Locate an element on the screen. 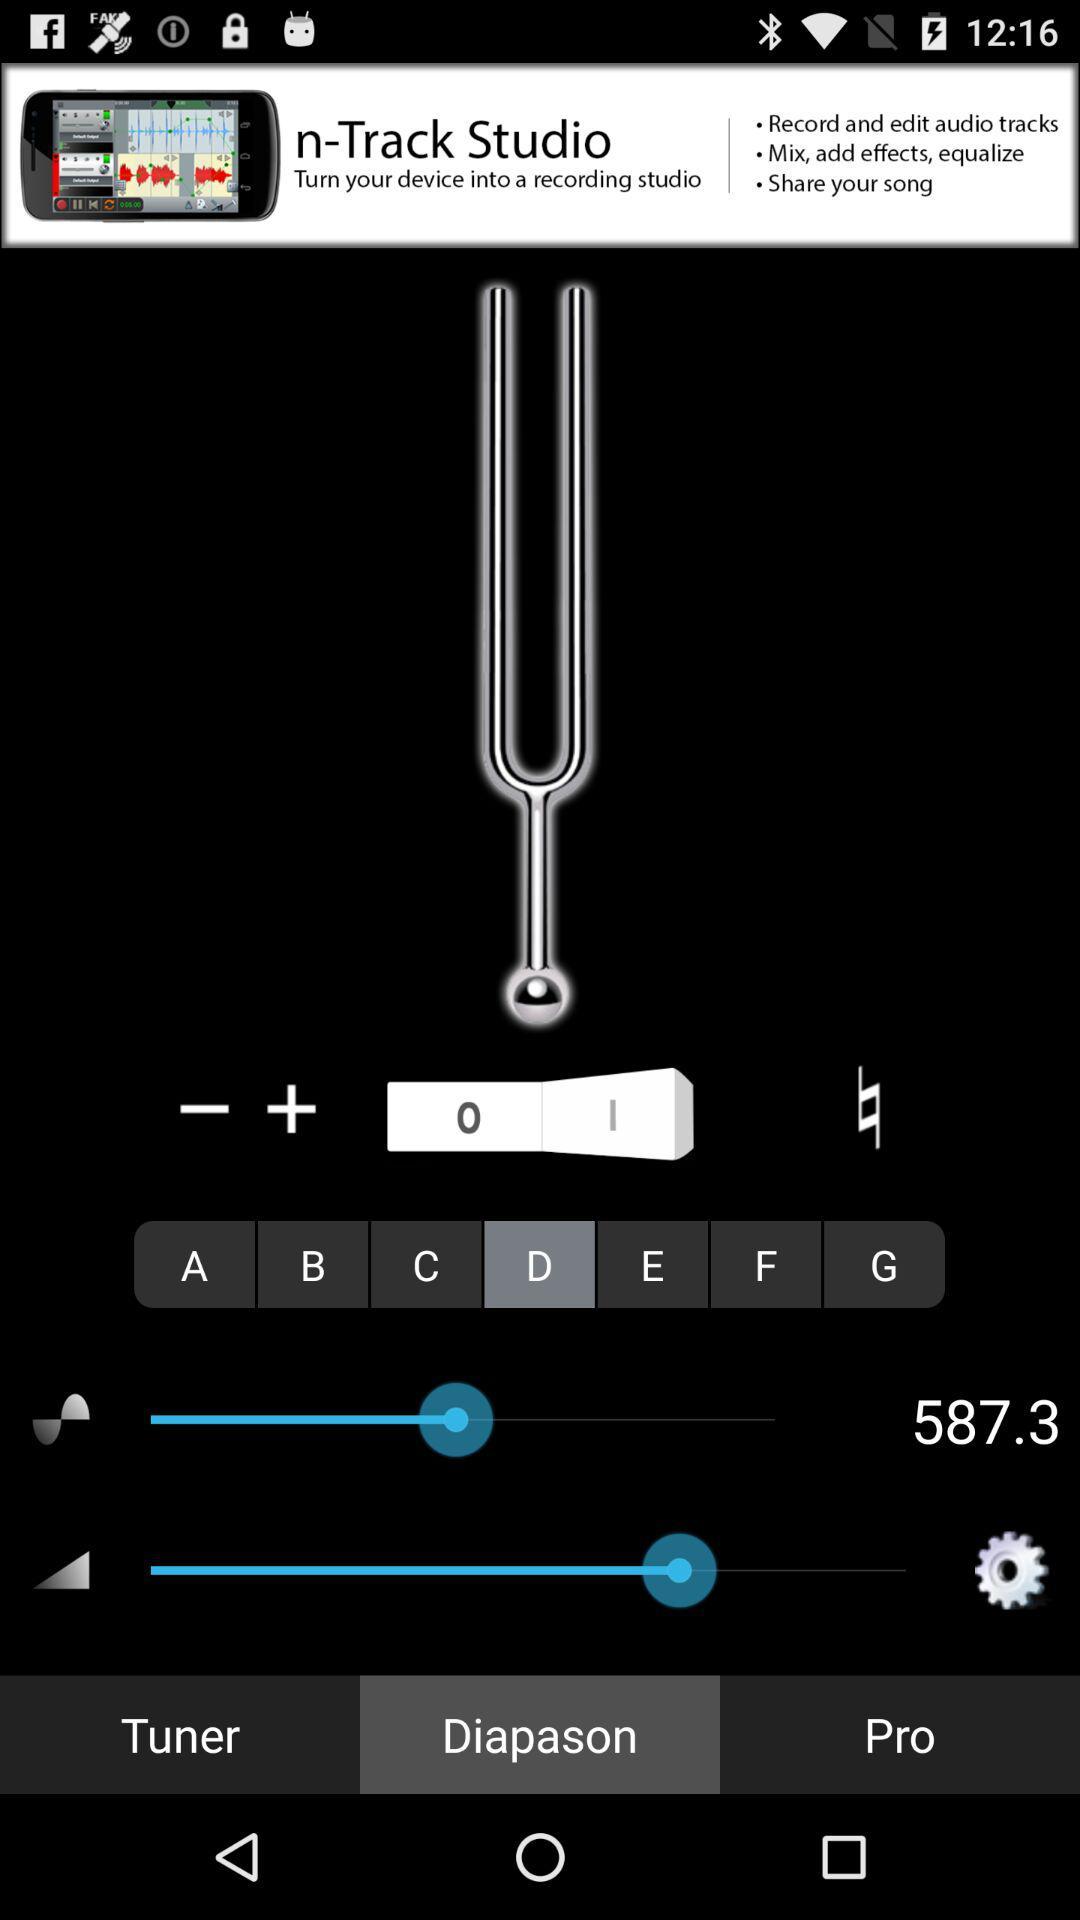 This screenshot has width=1080, height=1920. the settings icon is located at coordinates (1014, 1680).